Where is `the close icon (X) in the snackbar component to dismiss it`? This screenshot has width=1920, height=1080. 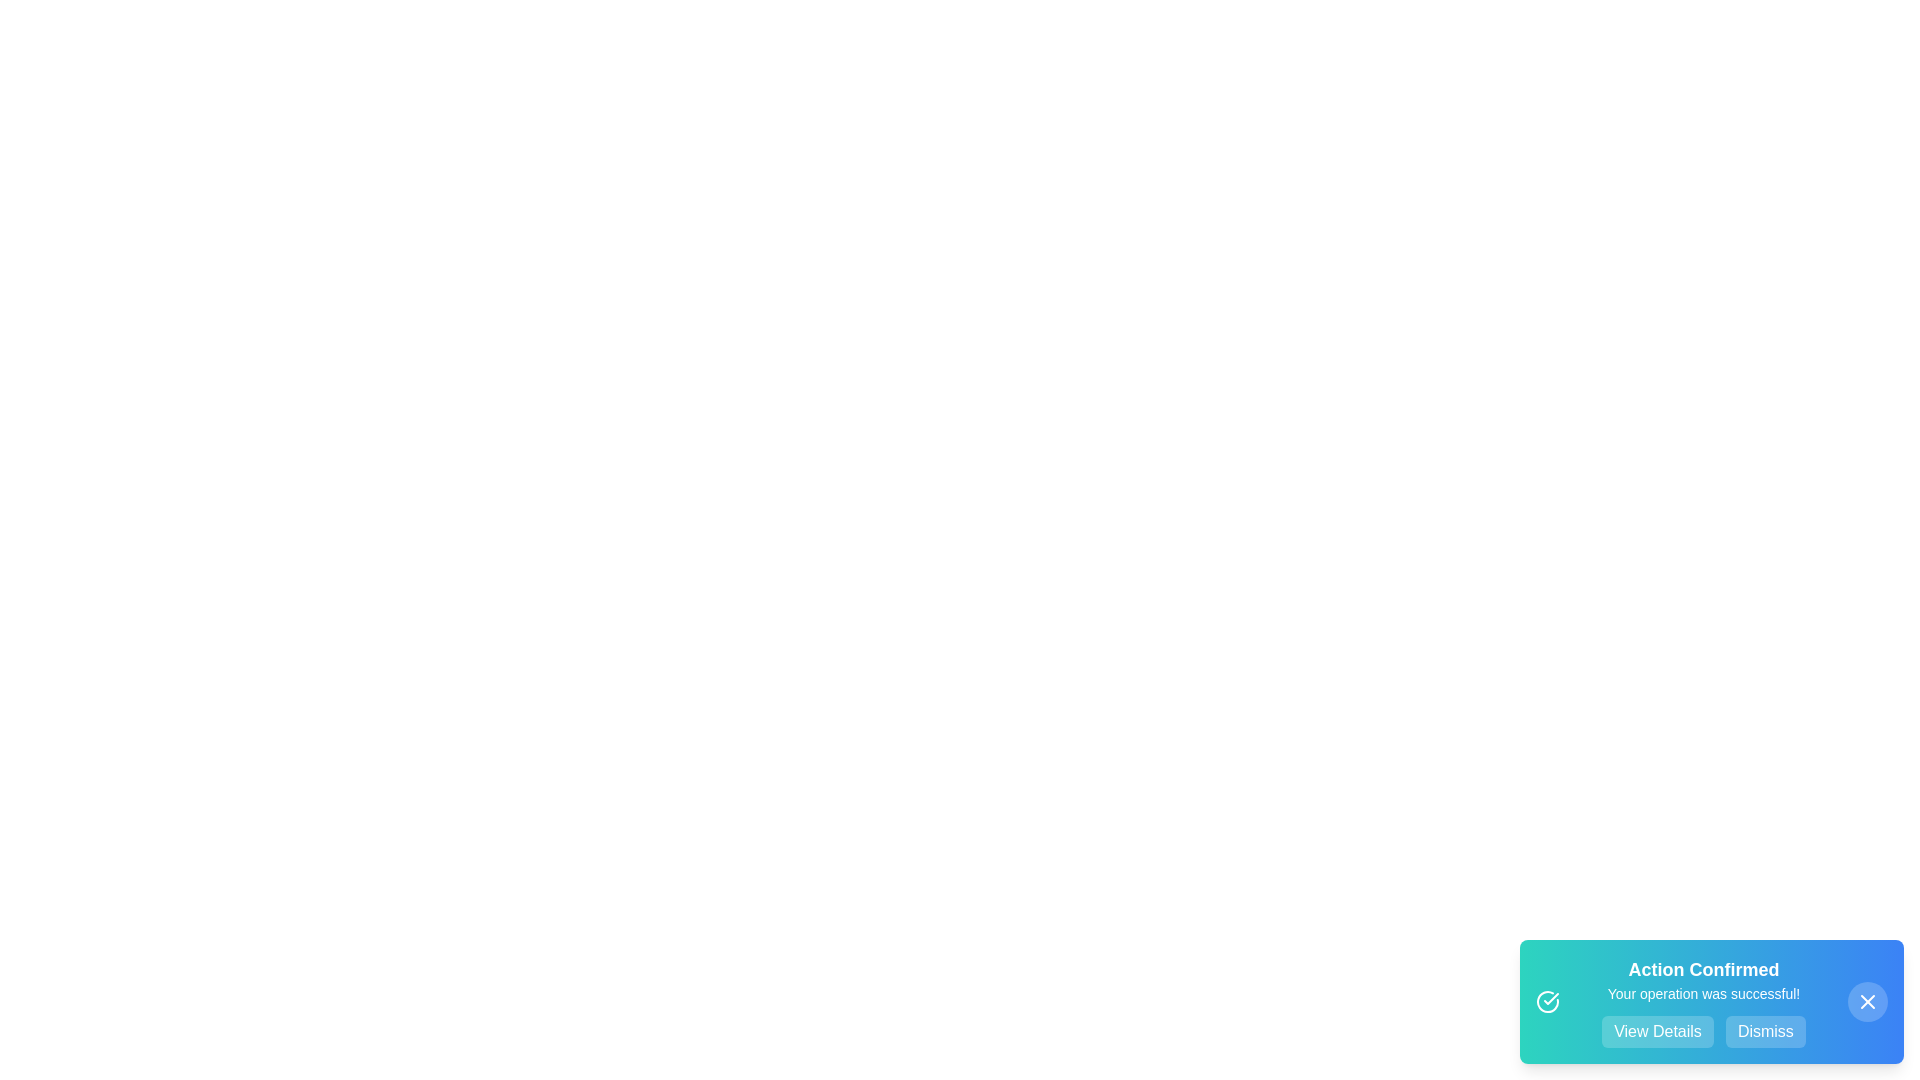 the close icon (X) in the snackbar component to dismiss it is located at coordinates (1866, 1002).